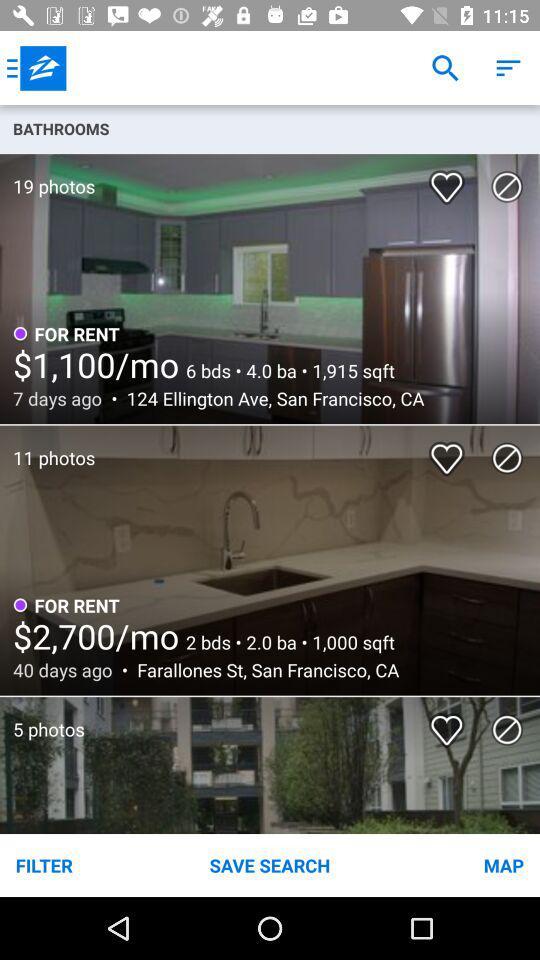  I want to click on the icon next to the 7 days ago, so click(270, 397).